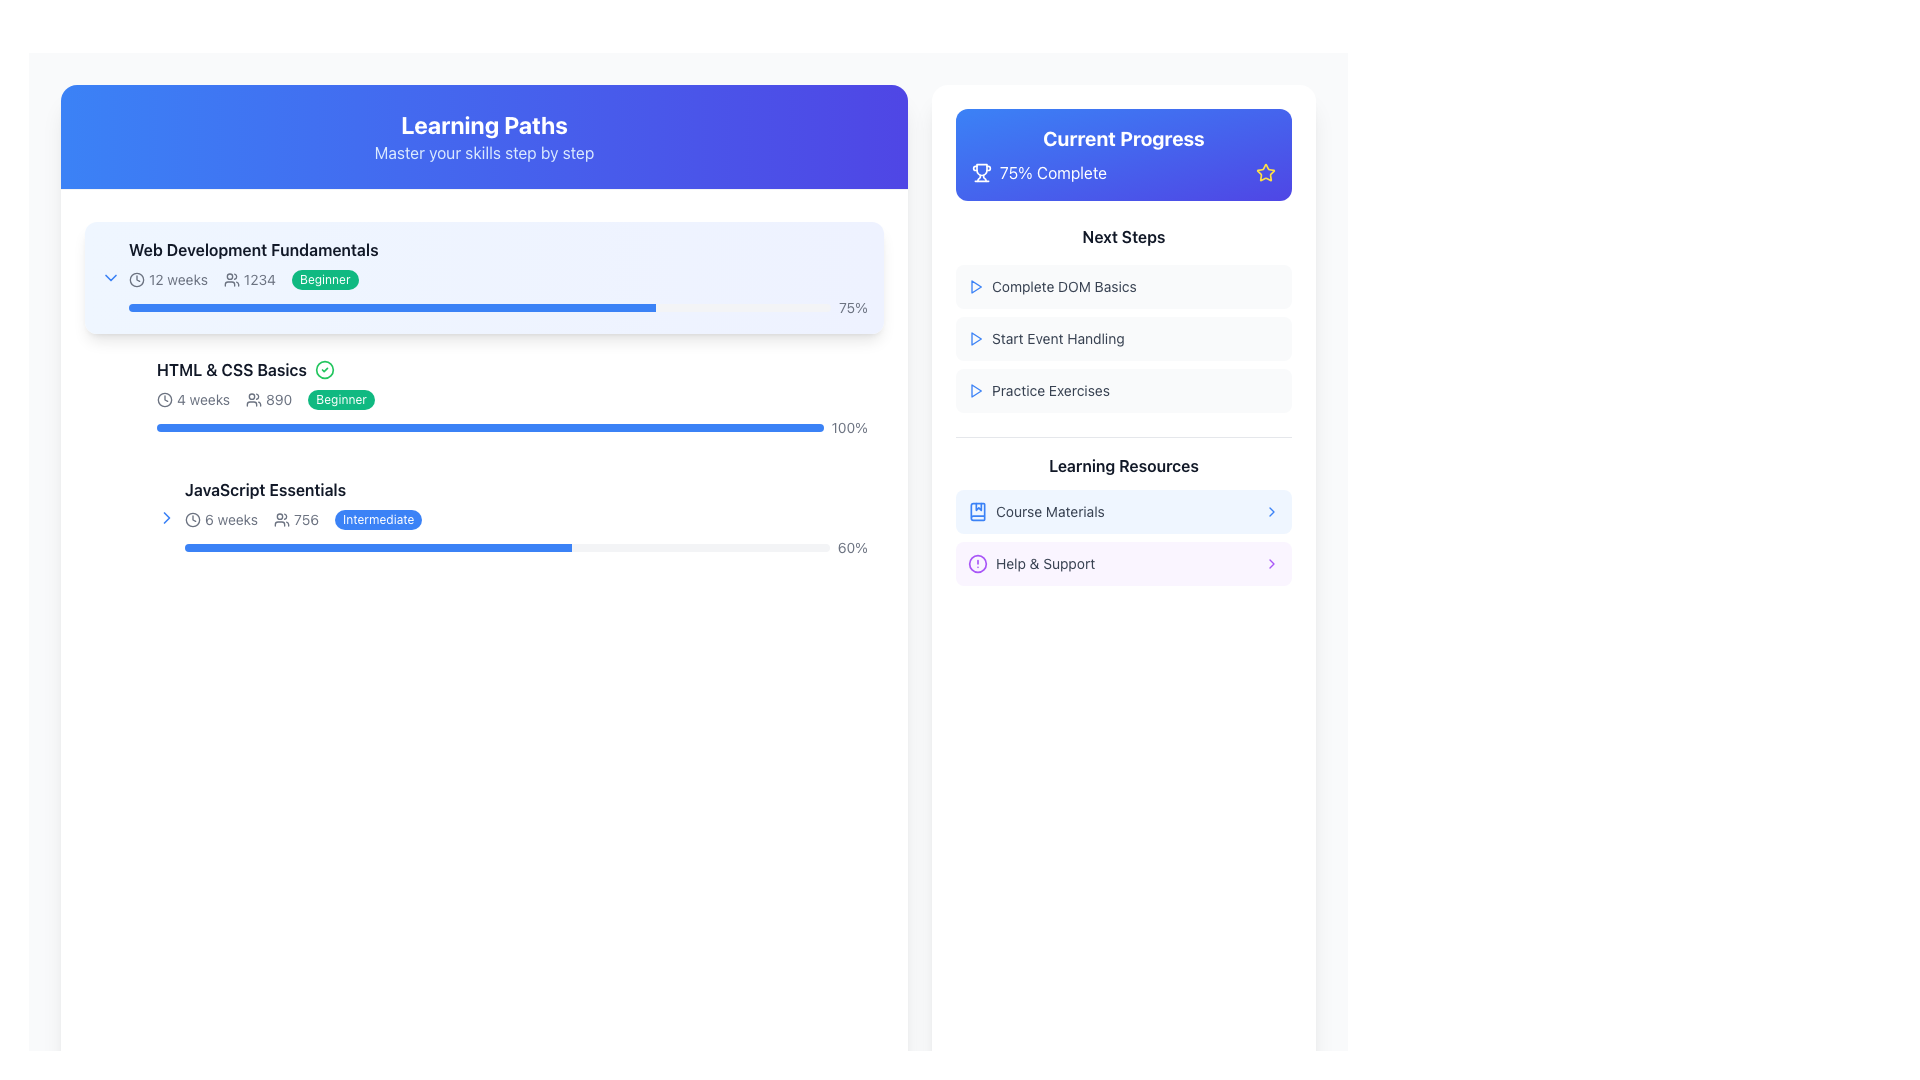 The height and width of the screenshot is (1080, 1920). Describe the element at coordinates (1123, 390) in the screenshot. I see `the 'Practice Exercises' button element located at the bottom of the 'Next Steps' list in the 'Current Progress' section` at that location.